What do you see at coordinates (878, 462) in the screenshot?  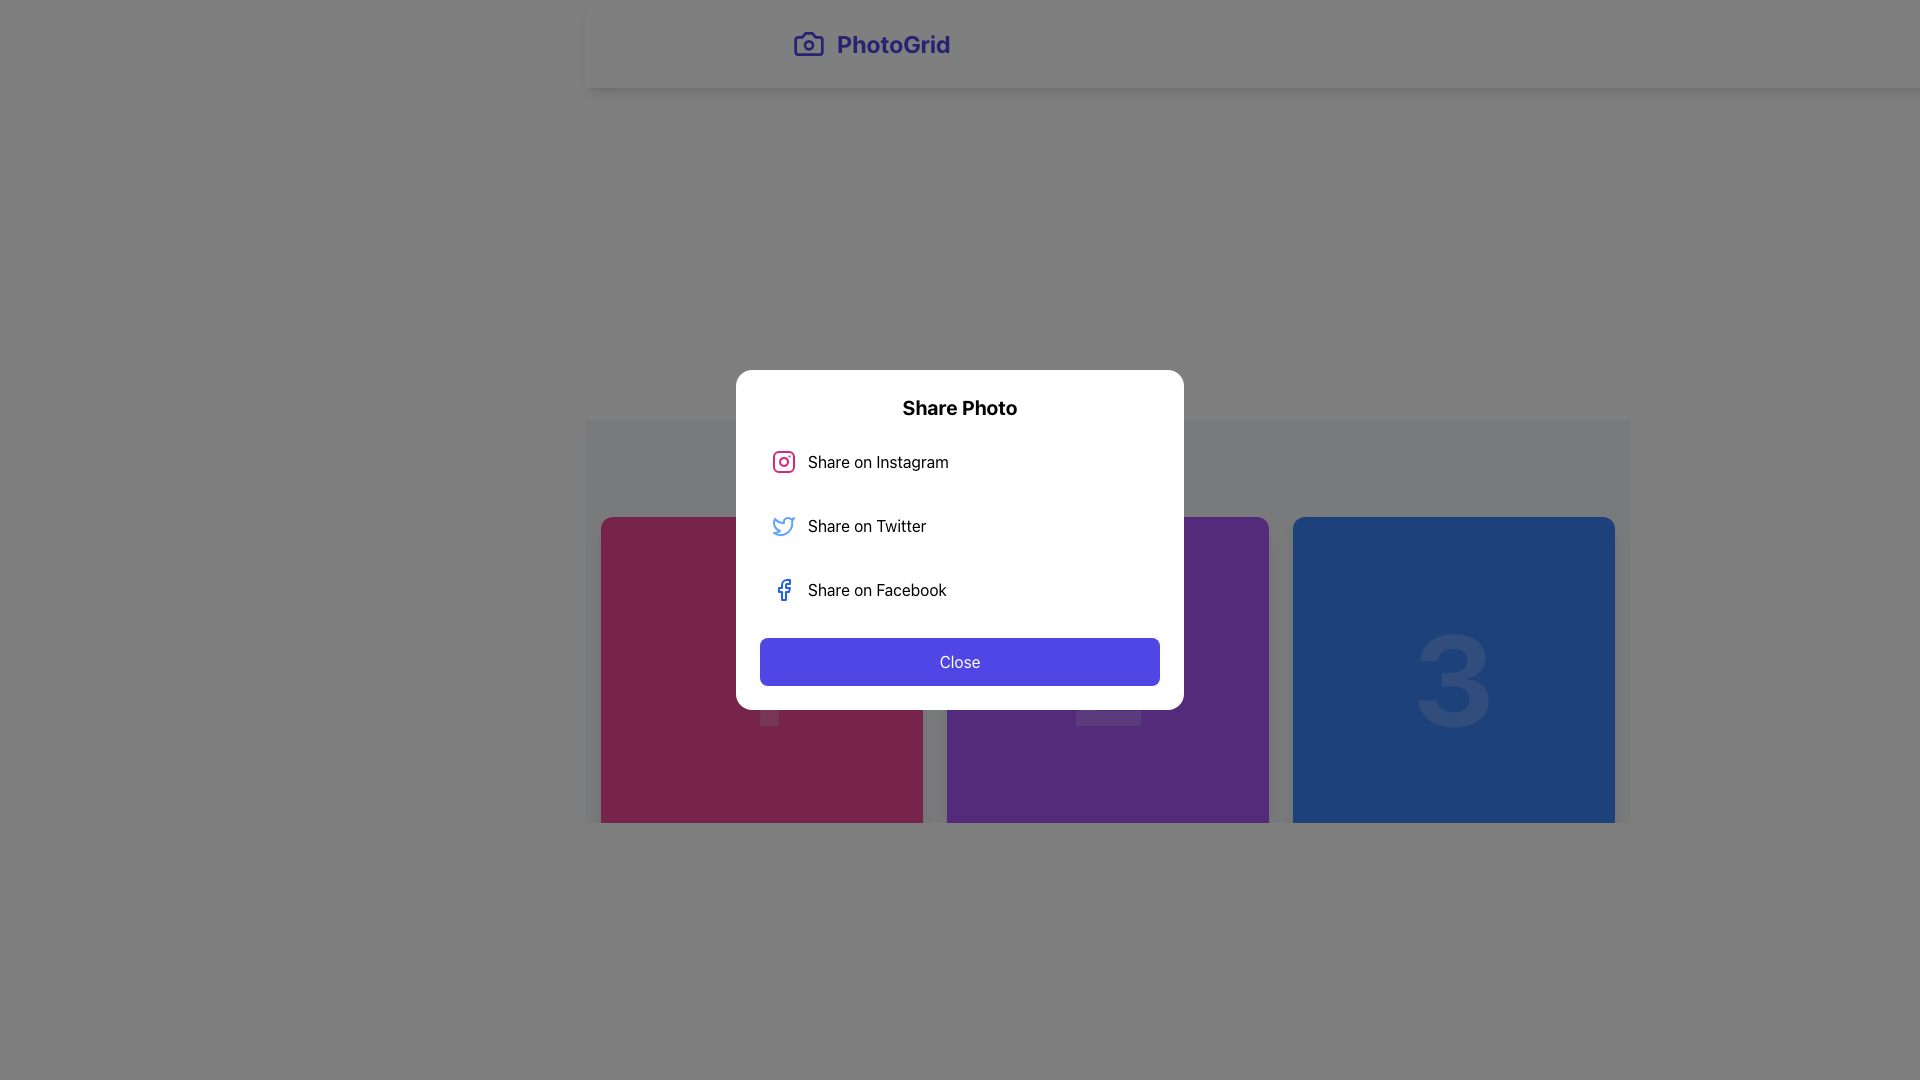 I see `the 'Share on Instagram' text button` at bounding box center [878, 462].